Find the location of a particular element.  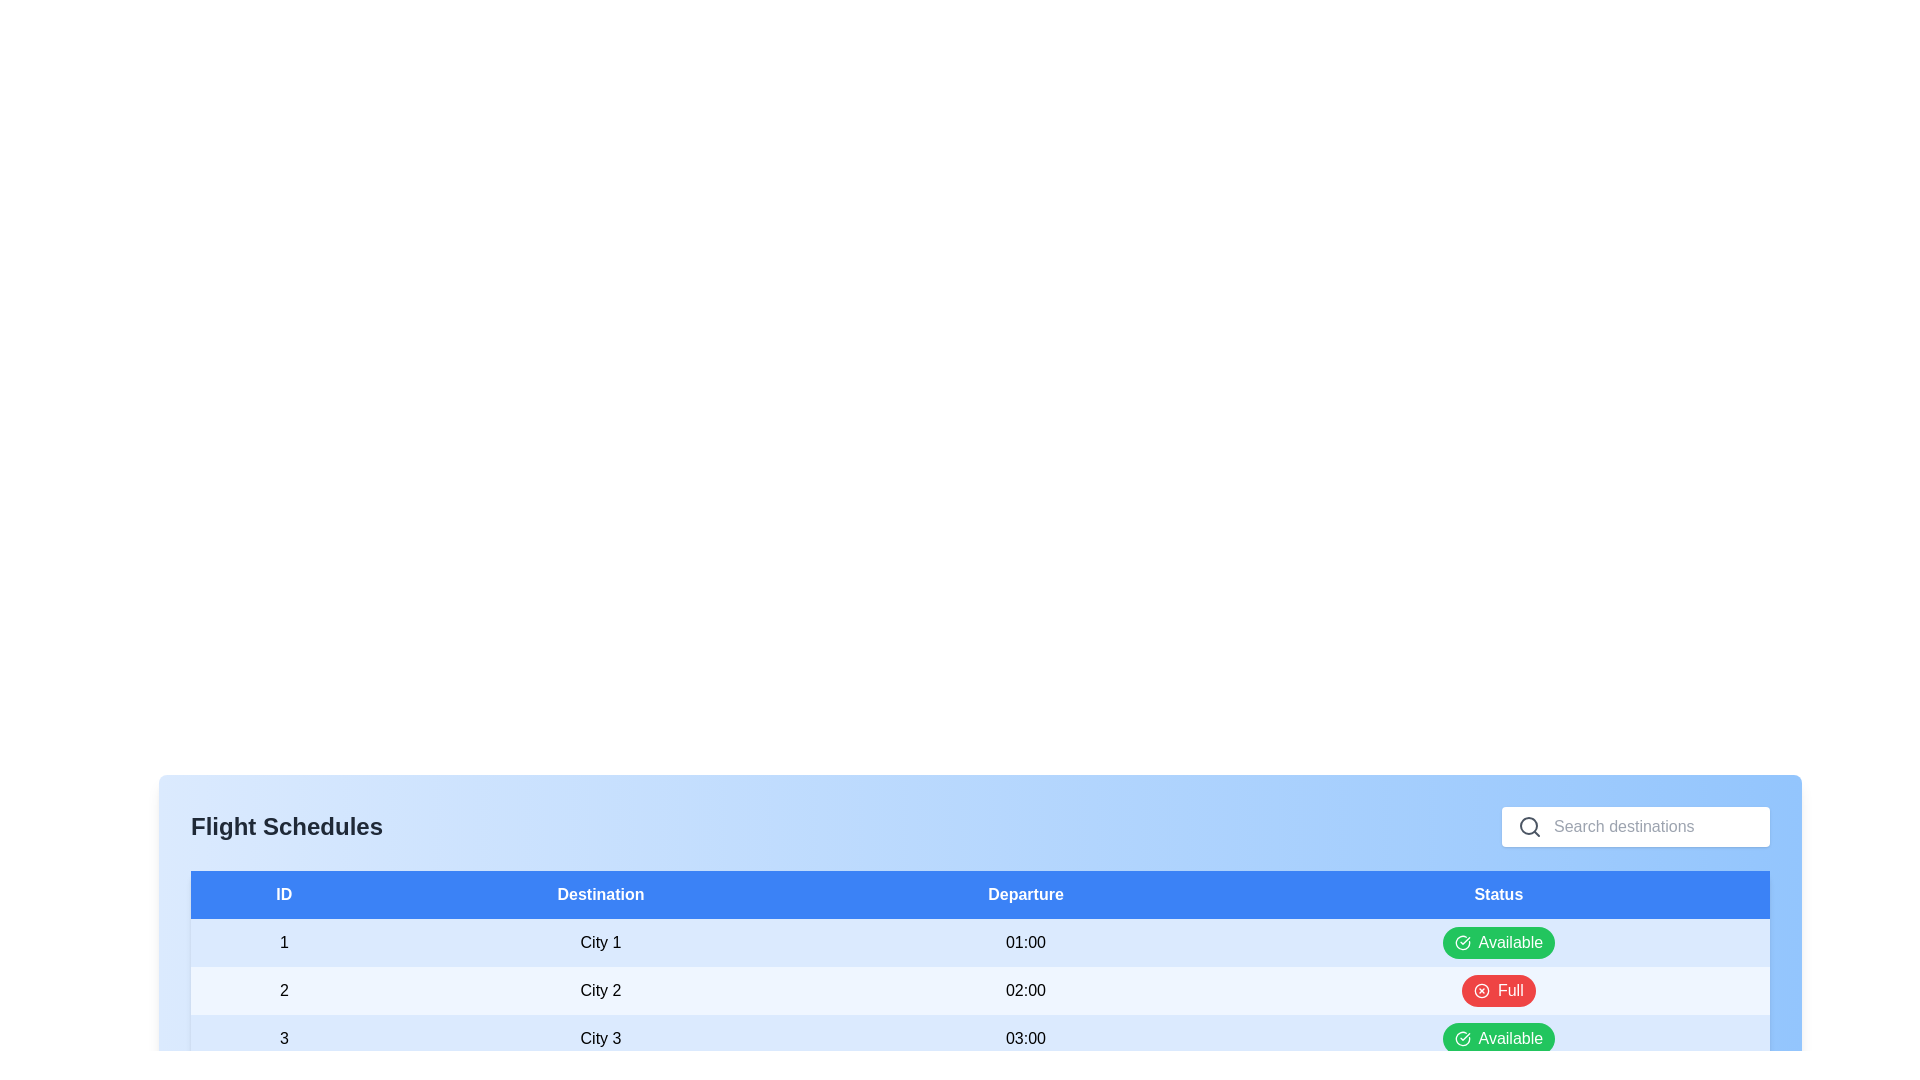

the column header Destination to sort or view information is located at coordinates (599, 893).